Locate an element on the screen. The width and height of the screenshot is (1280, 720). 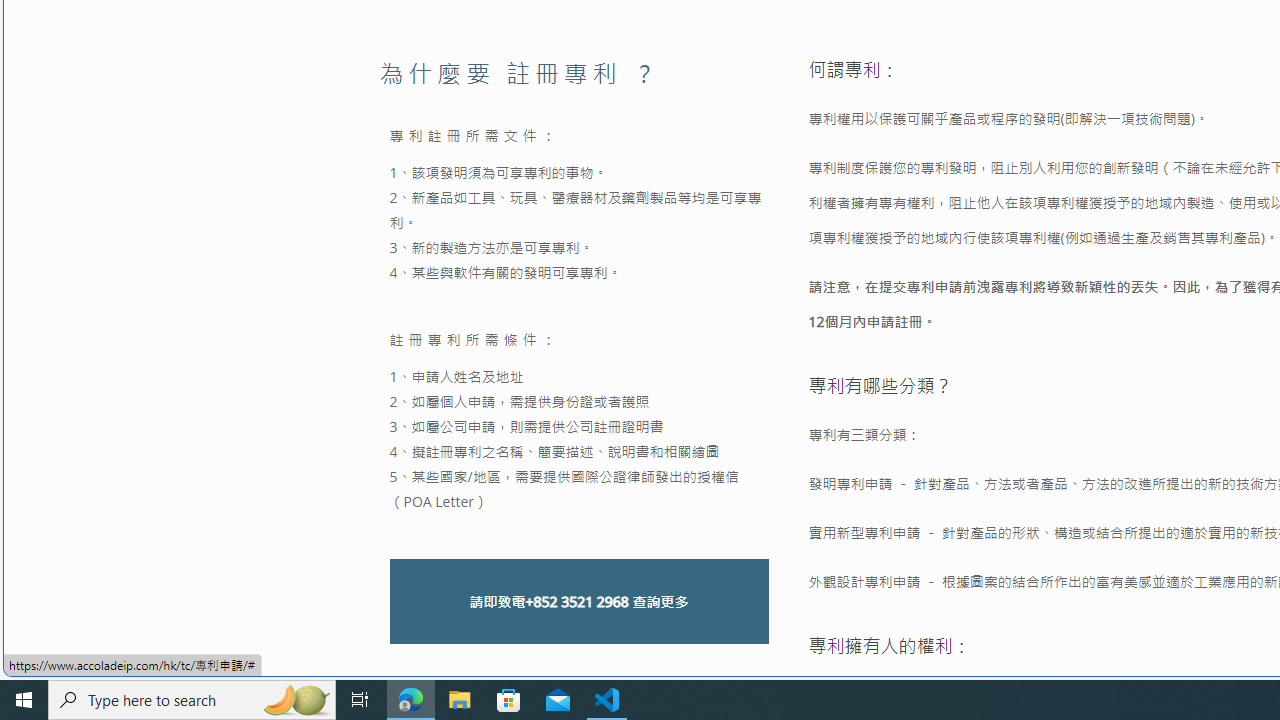
'+852 3521 2968' is located at coordinates (575, 600).